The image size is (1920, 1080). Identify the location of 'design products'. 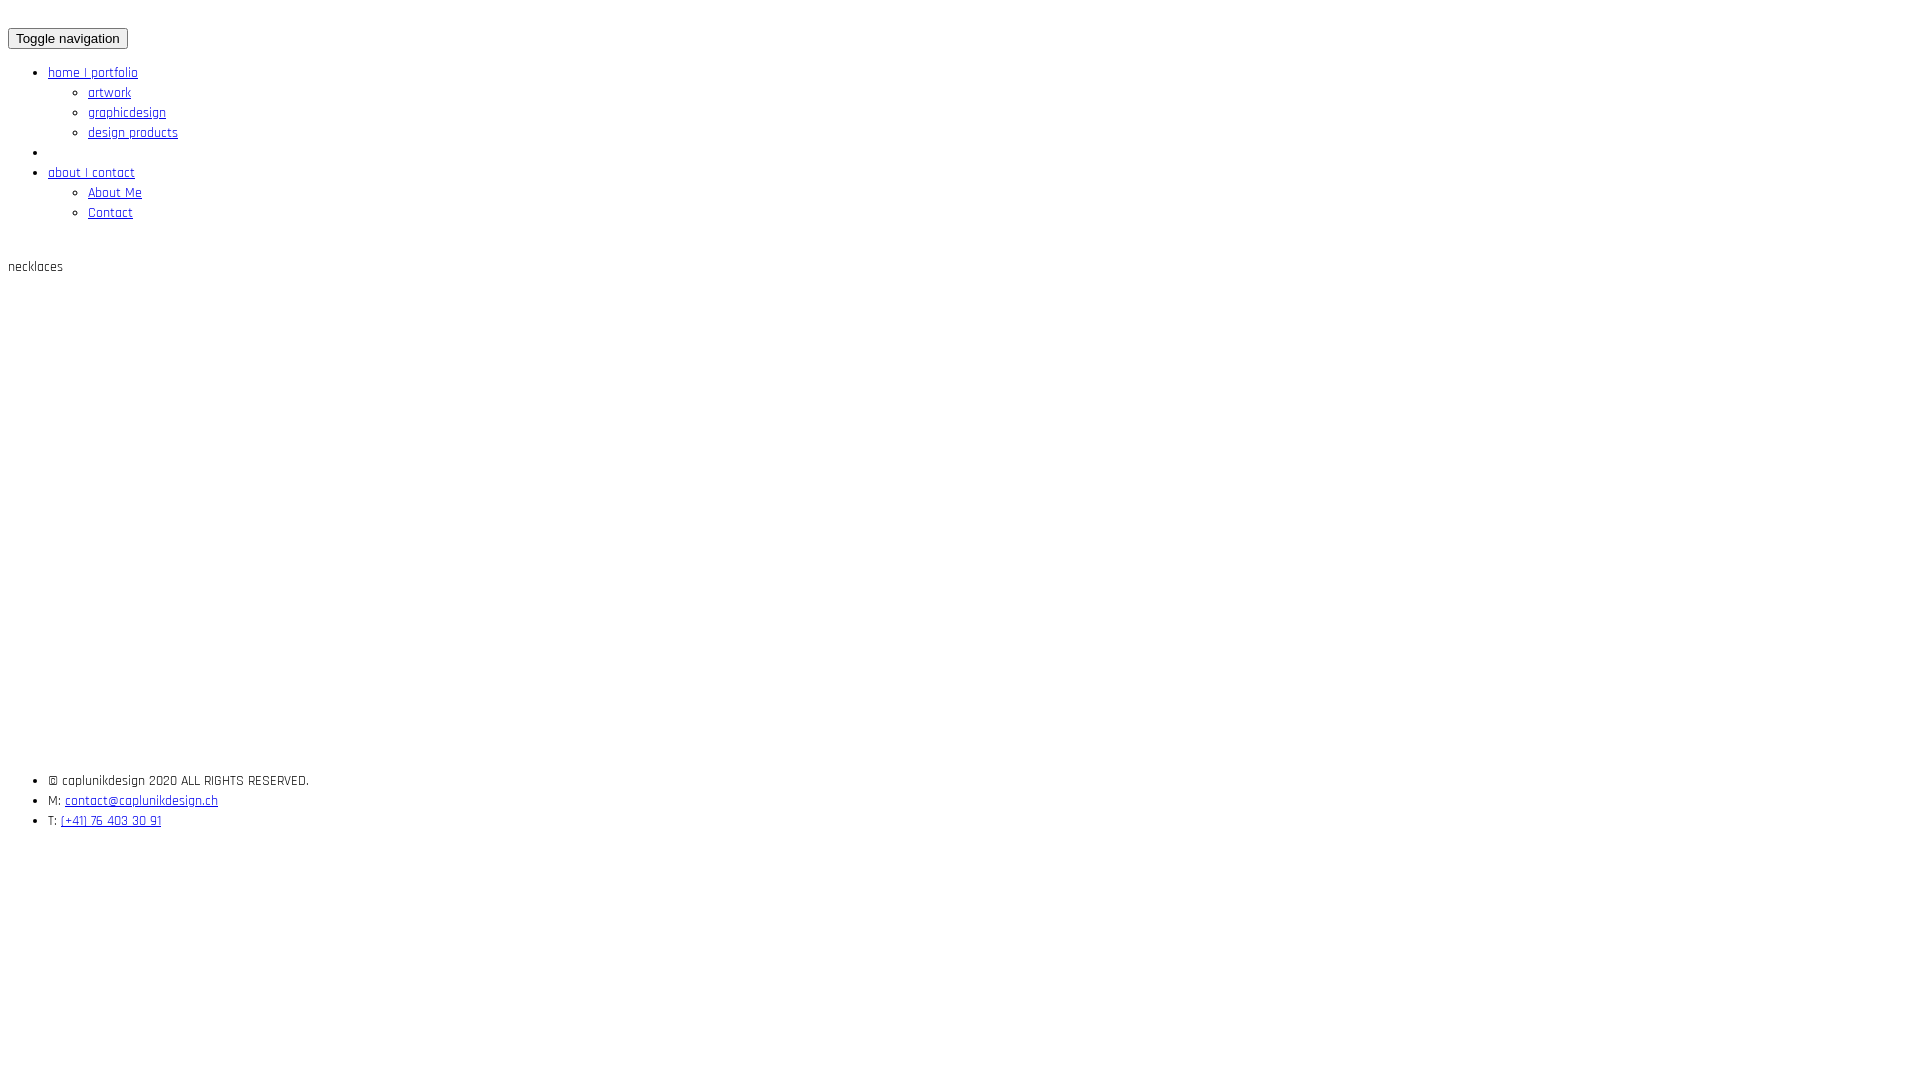
(132, 132).